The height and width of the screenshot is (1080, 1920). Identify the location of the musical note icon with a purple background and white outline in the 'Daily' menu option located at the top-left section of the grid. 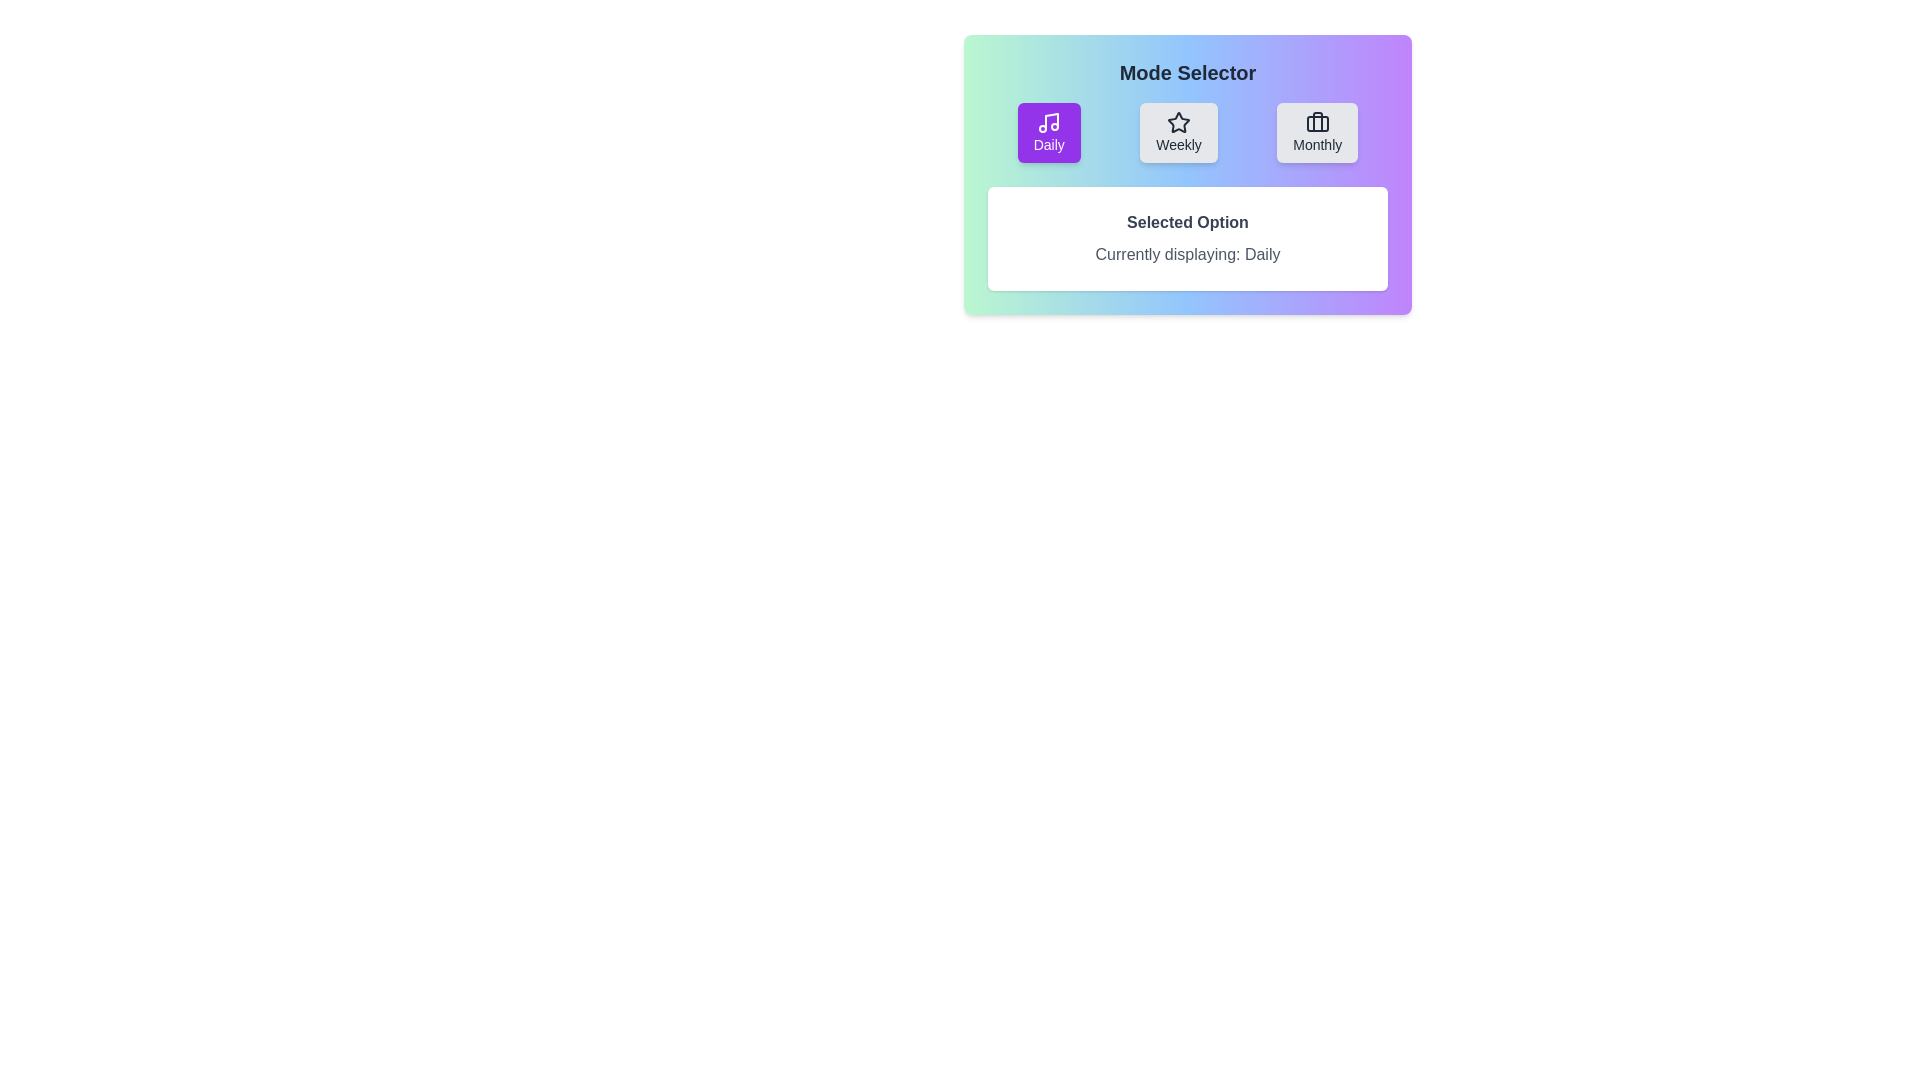
(1048, 123).